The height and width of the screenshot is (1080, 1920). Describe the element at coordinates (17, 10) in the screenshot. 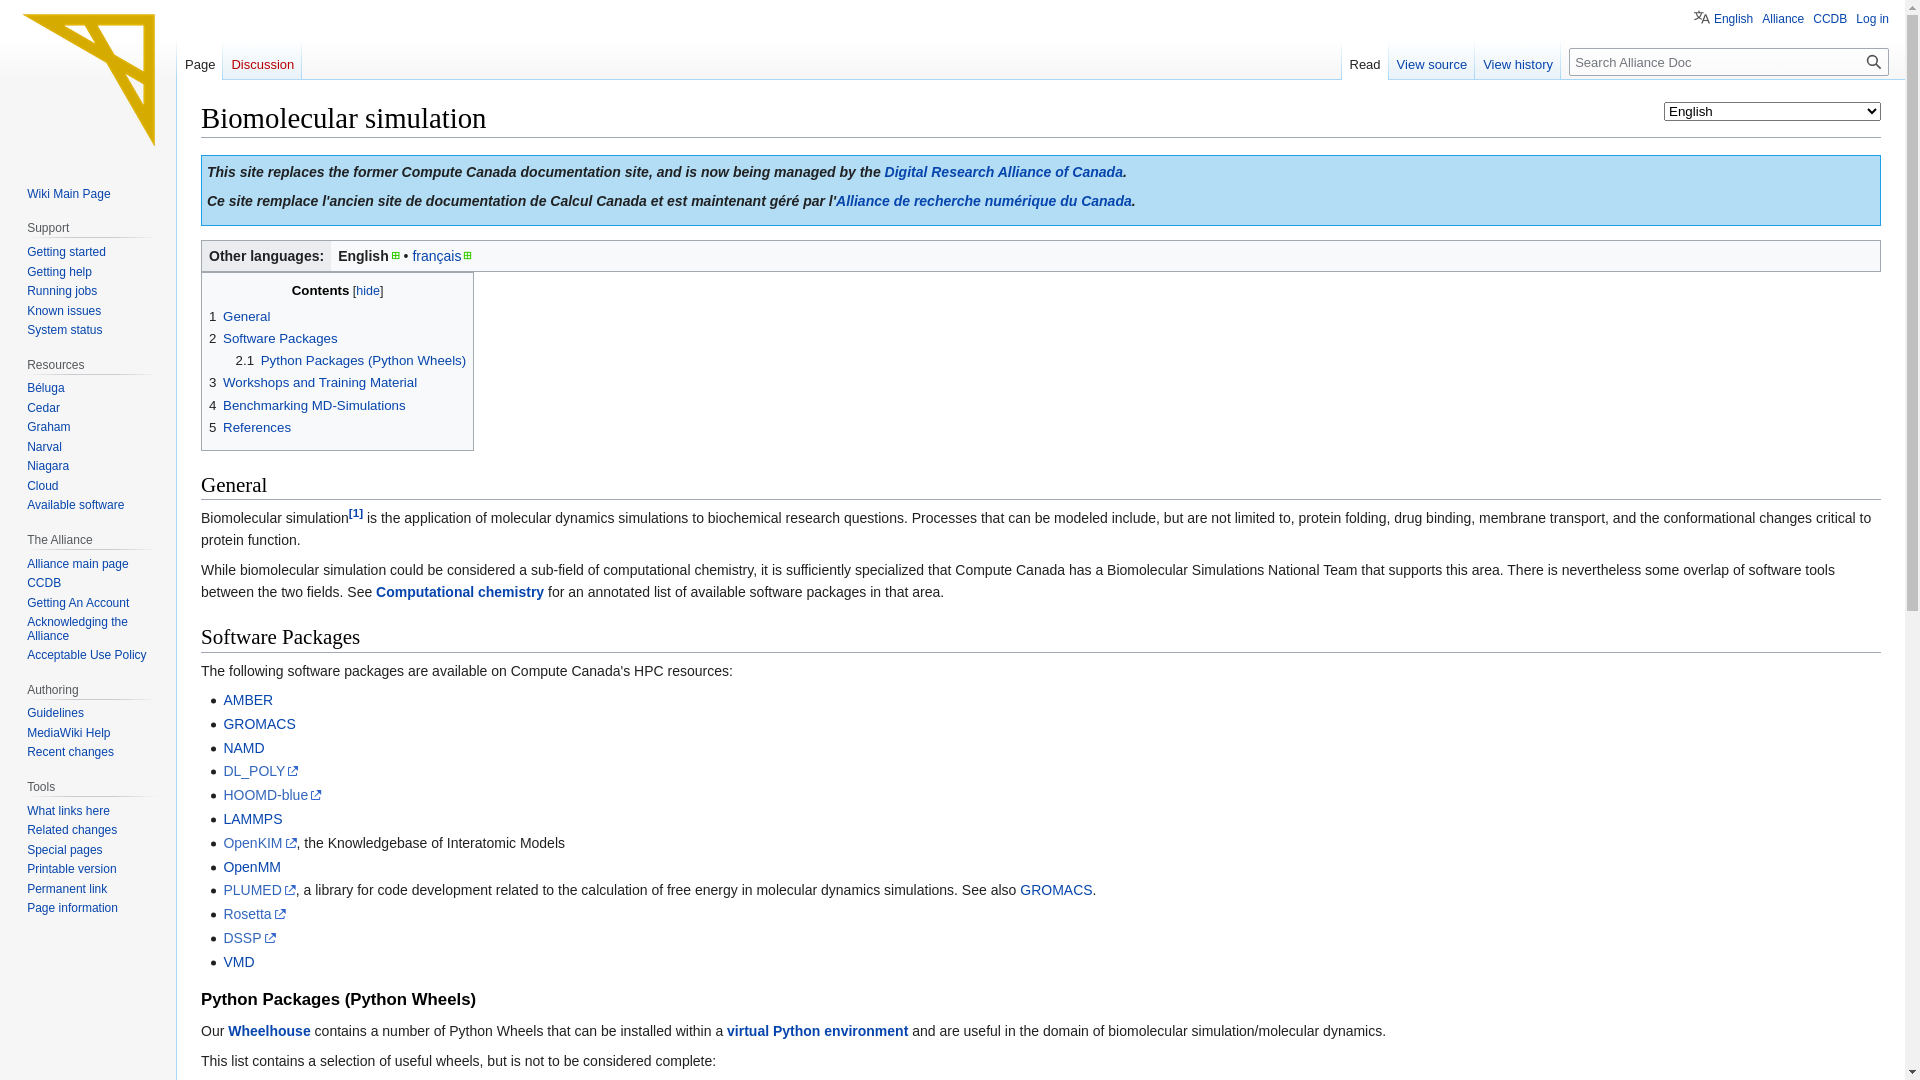

I see `'set'` at that location.